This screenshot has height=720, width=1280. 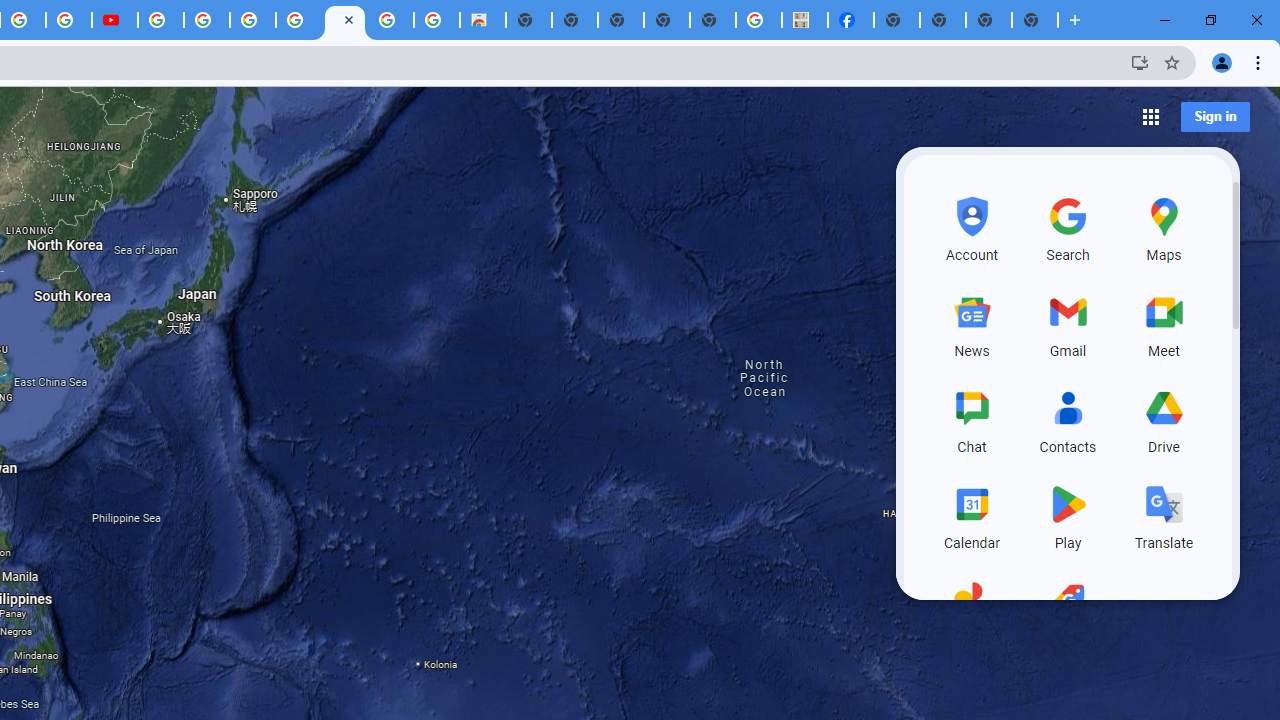 I want to click on 'Google apps', so click(x=1150, y=116).